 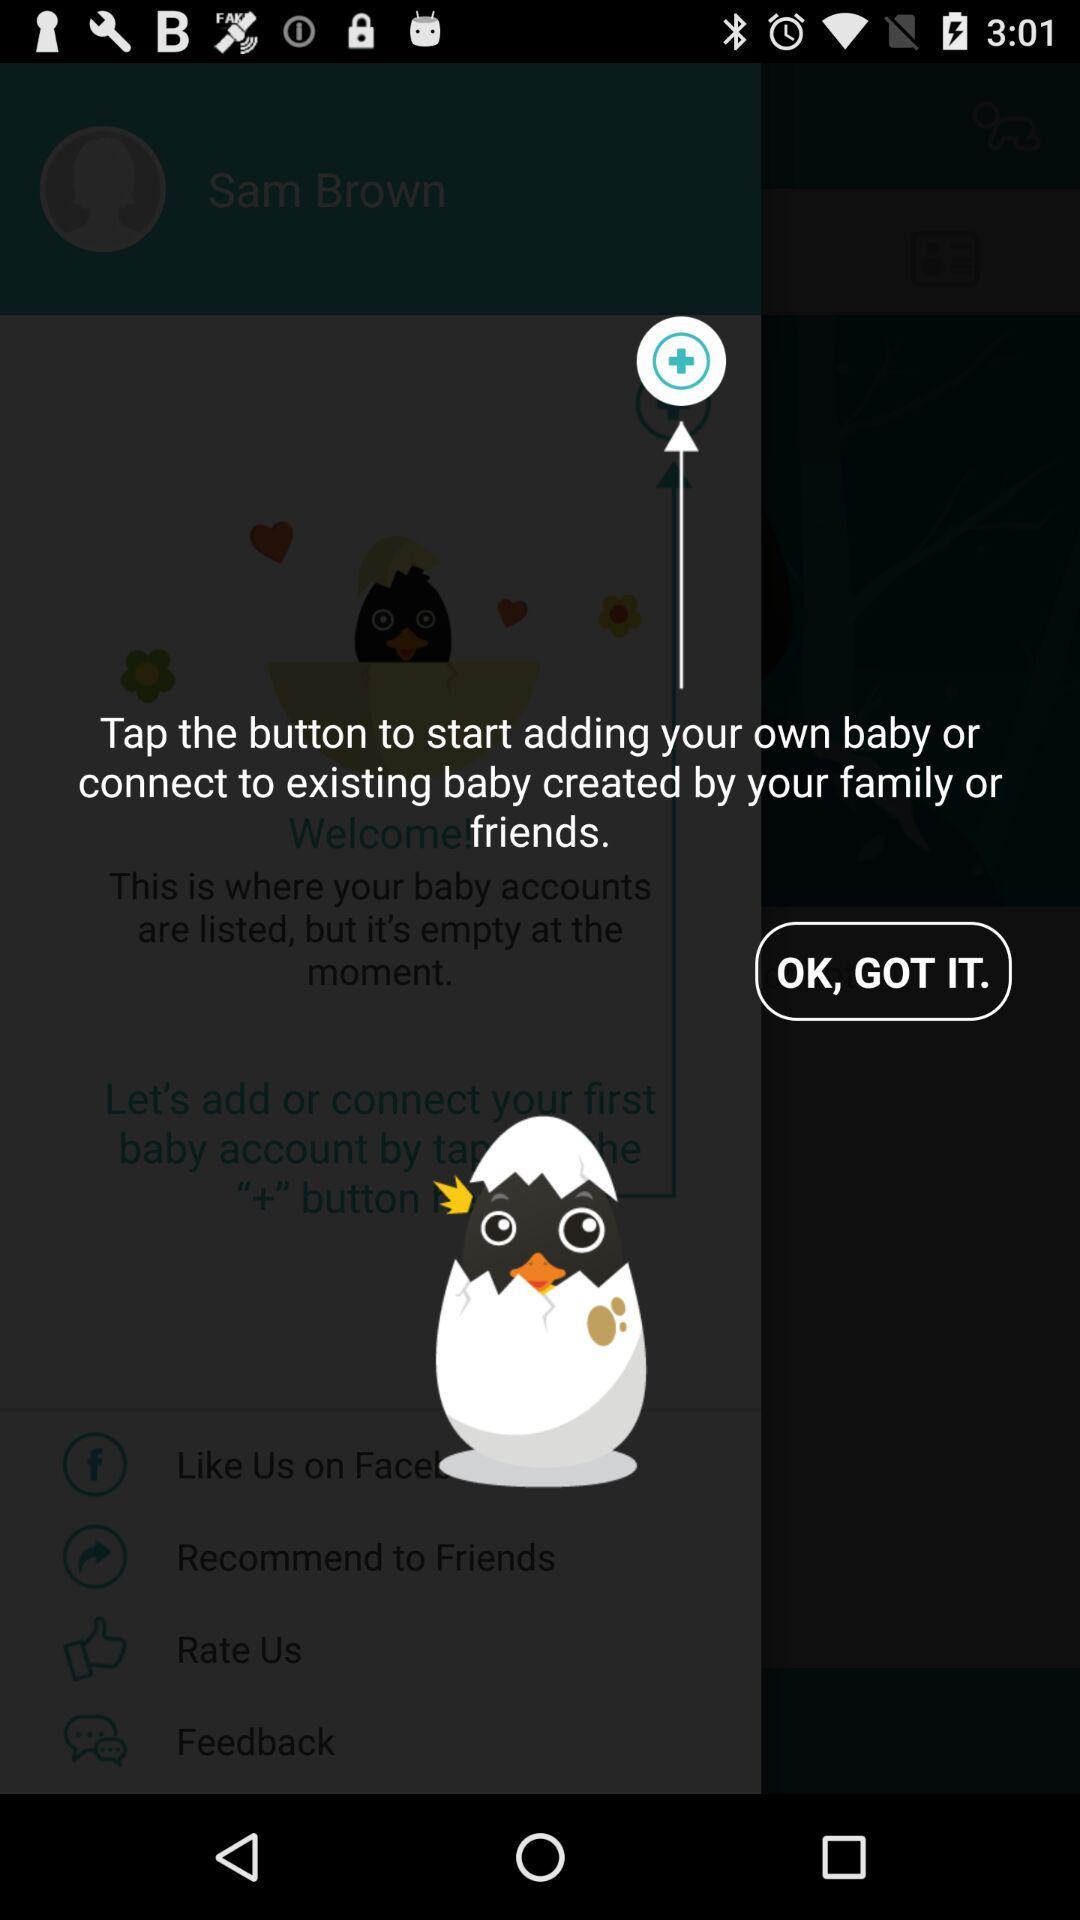 What do you see at coordinates (680, 386) in the screenshot?
I see `the add icon` at bounding box center [680, 386].